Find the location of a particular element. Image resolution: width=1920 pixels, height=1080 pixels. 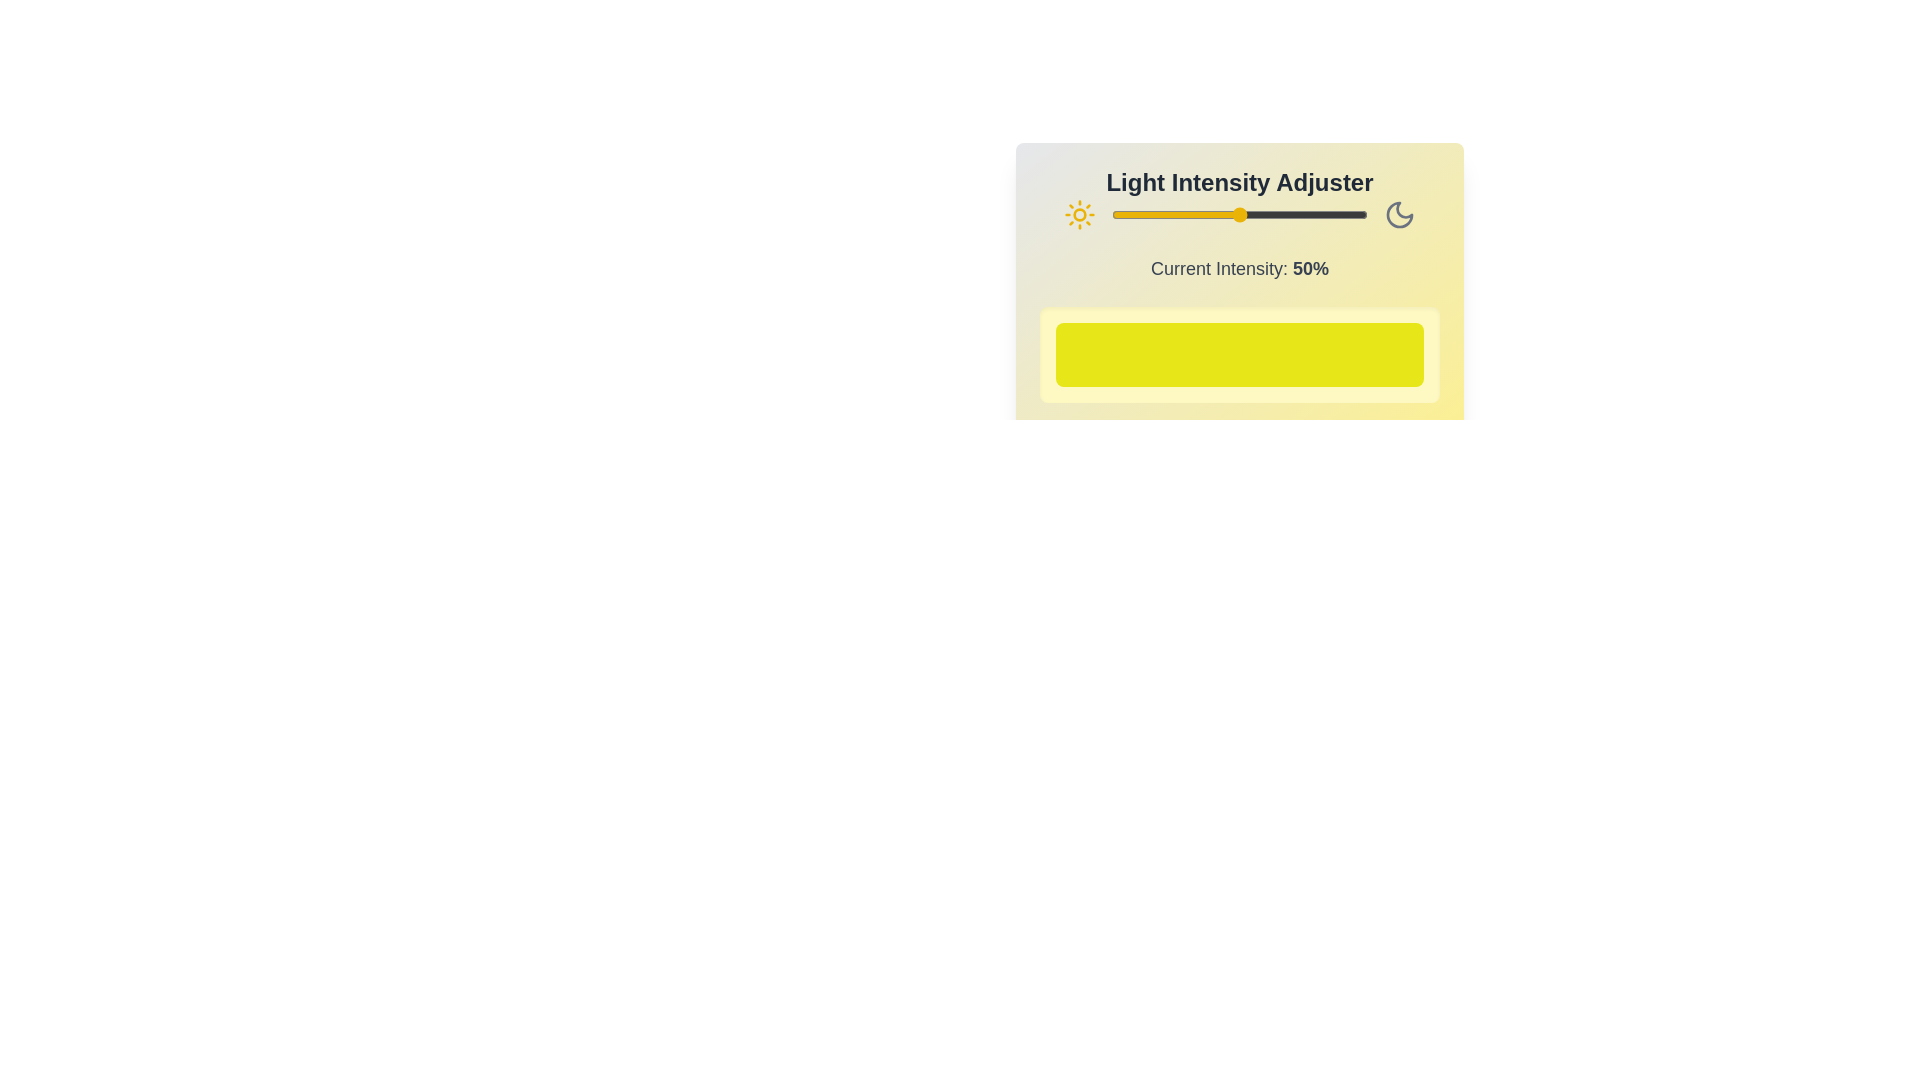

the light intensity to 99% by moving the slider is located at coordinates (1364, 215).